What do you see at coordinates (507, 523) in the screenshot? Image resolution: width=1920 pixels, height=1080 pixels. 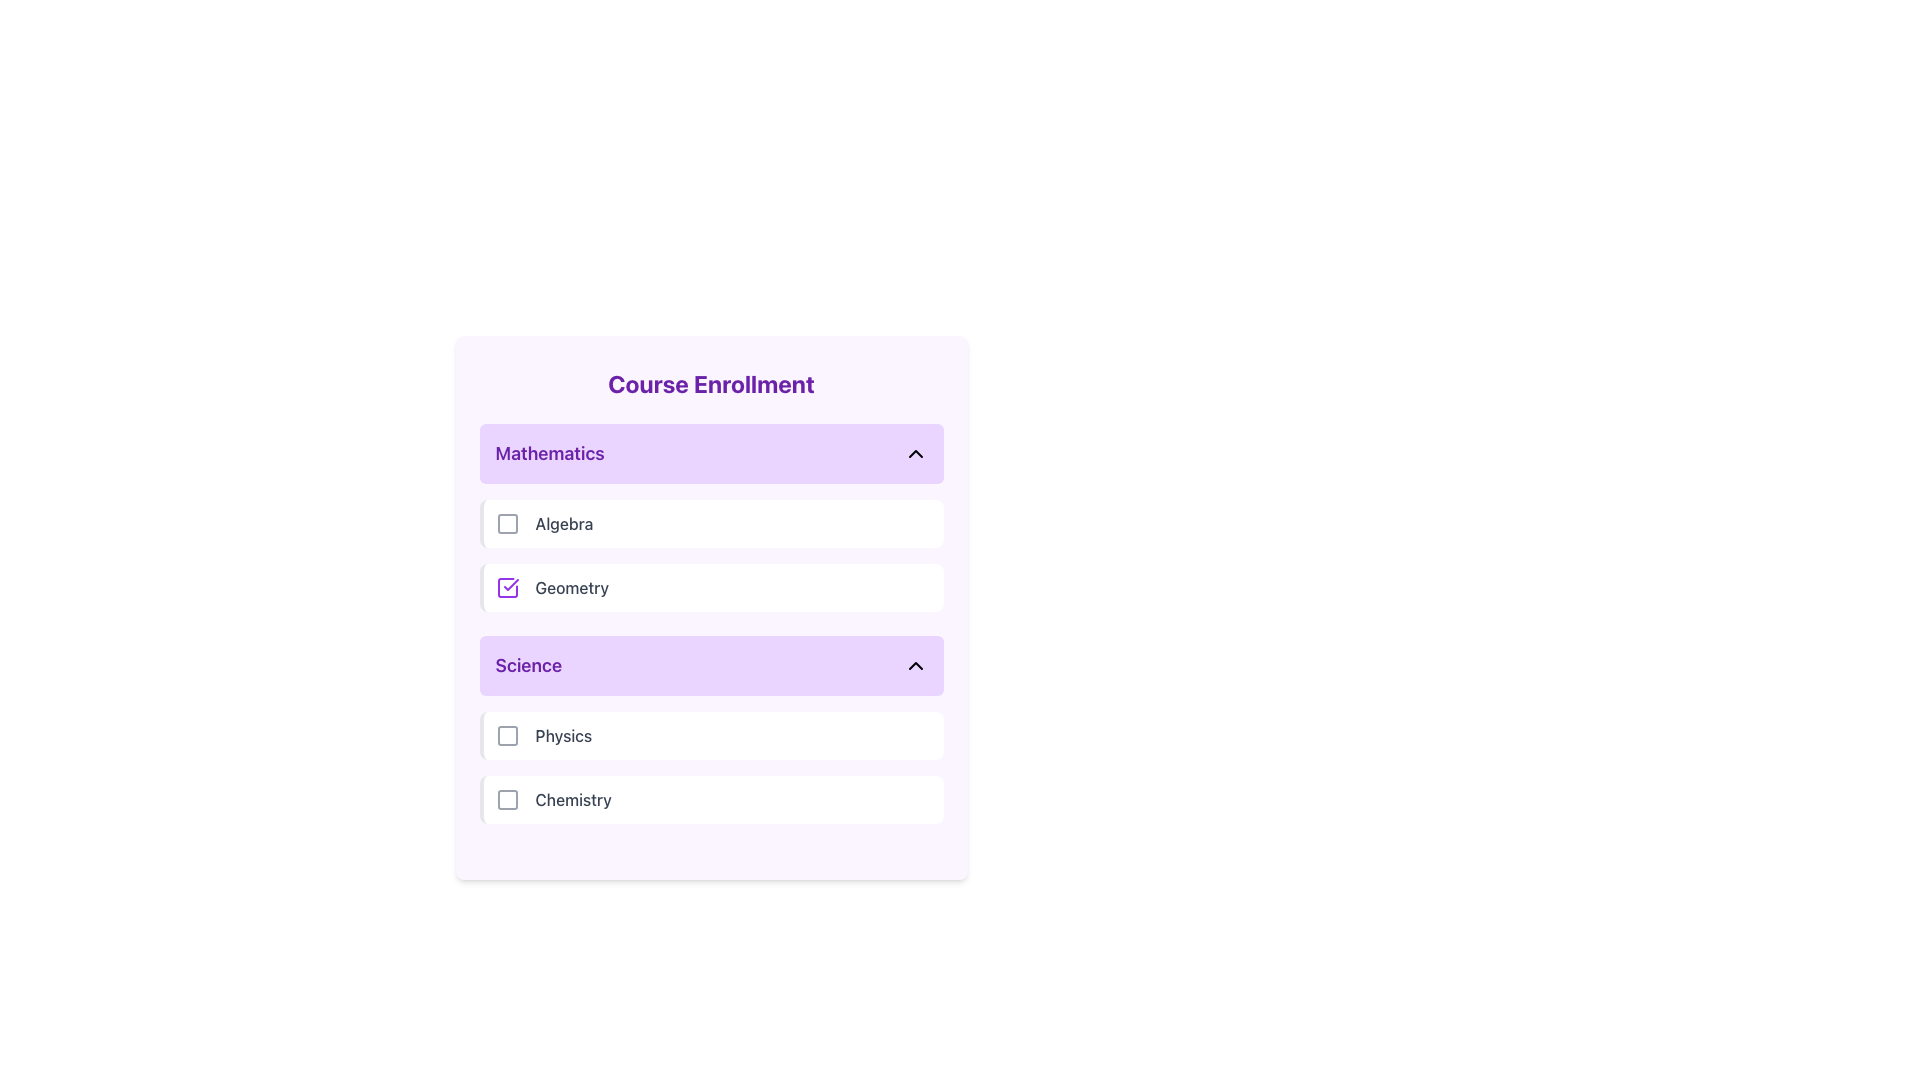 I see `the square-shaped icon with rounded corners, outlined in gray, located immediately to the left of the 'Algebra' text in the list of subjects under the 'Mathematics' category in the 'Course Enrollment' section` at bounding box center [507, 523].